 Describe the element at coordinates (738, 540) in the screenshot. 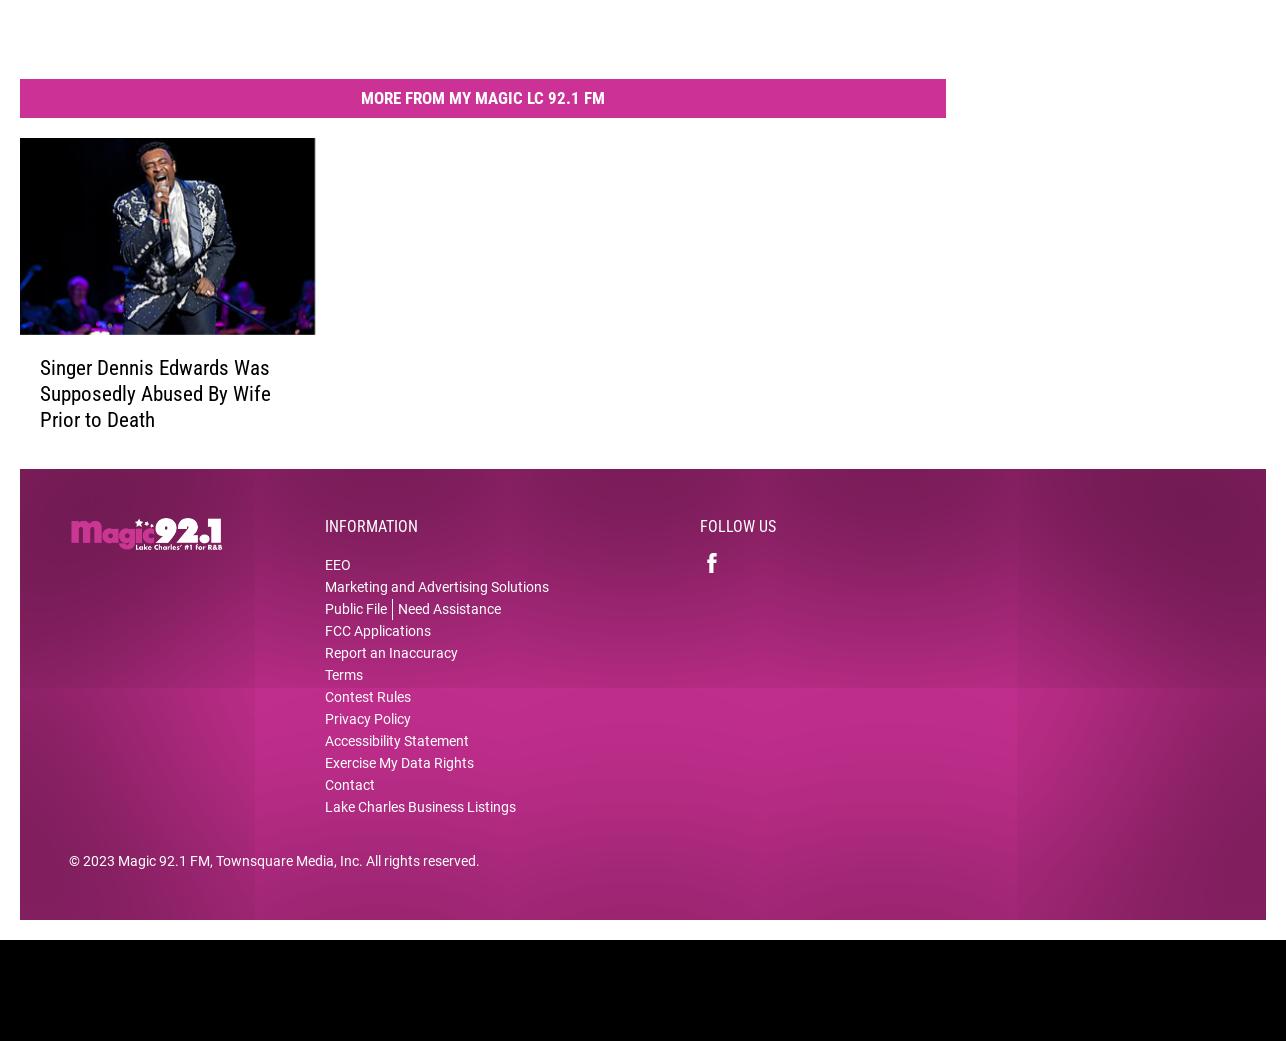

I see `'Follow Us'` at that location.